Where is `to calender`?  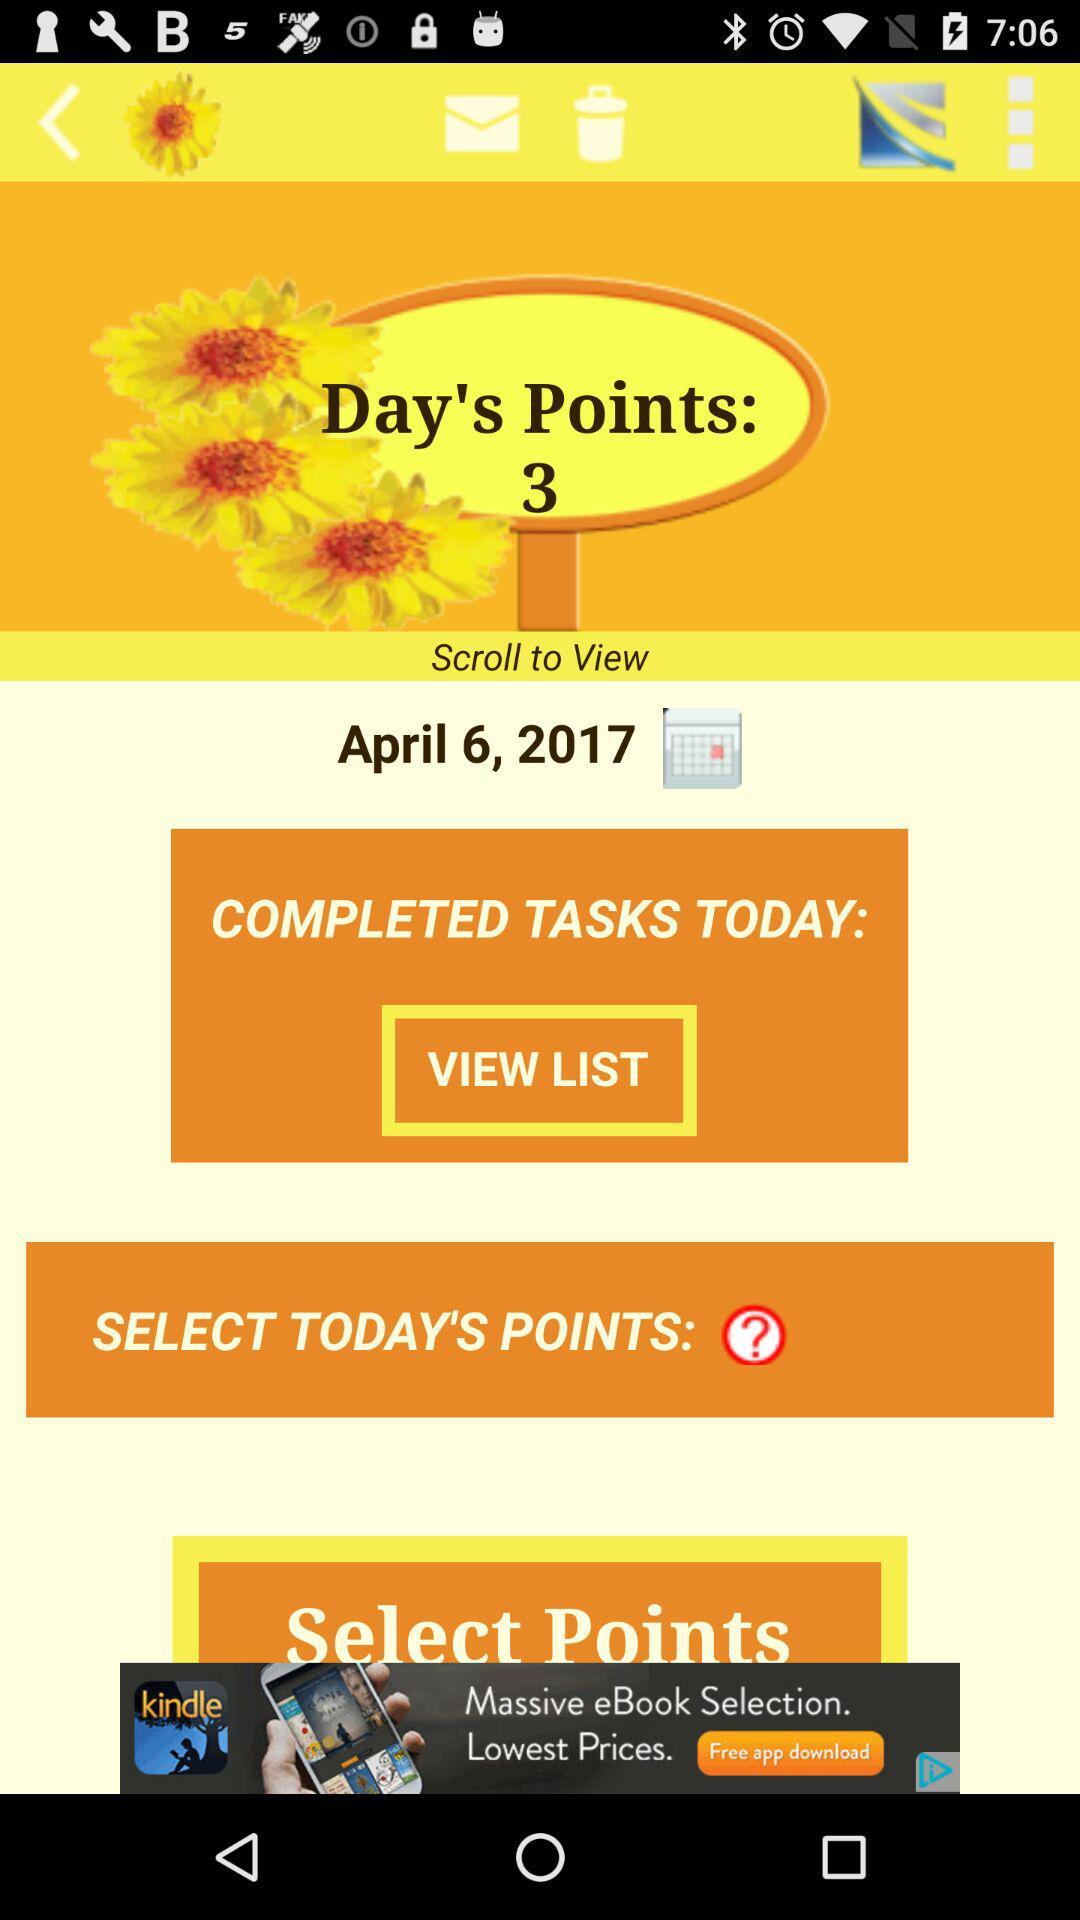 to calender is located at coordinates (701, 747).